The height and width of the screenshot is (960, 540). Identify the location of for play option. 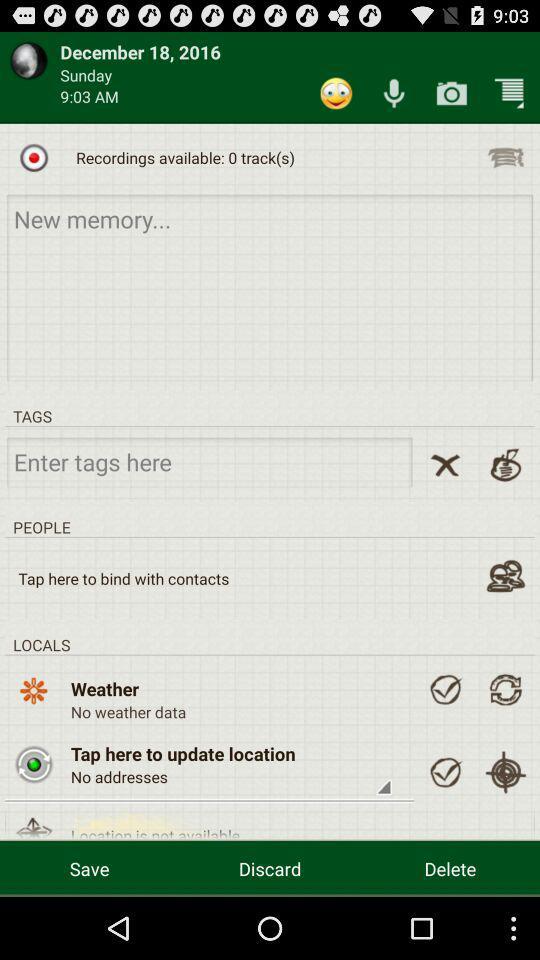
(33, 156).